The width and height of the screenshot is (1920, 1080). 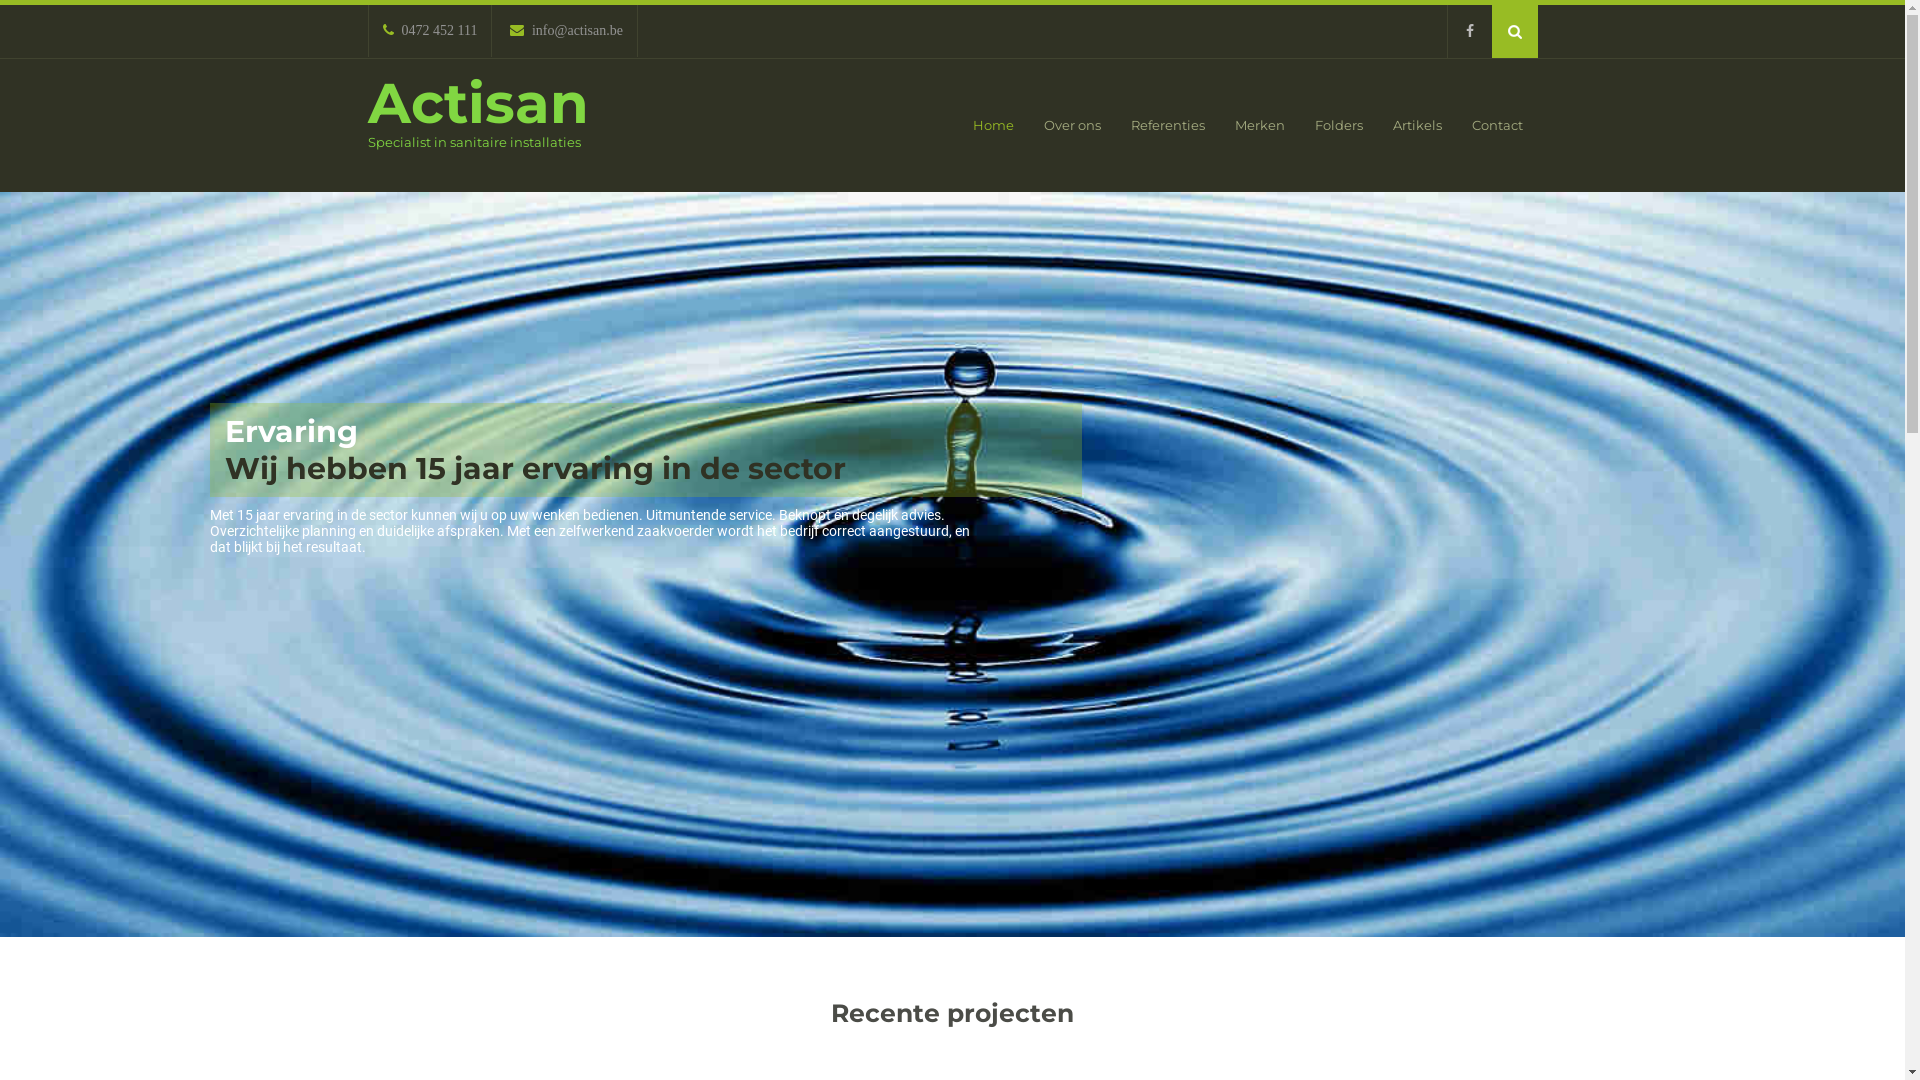 I want to click on 'Referenties', so click(x=1115, y=125).